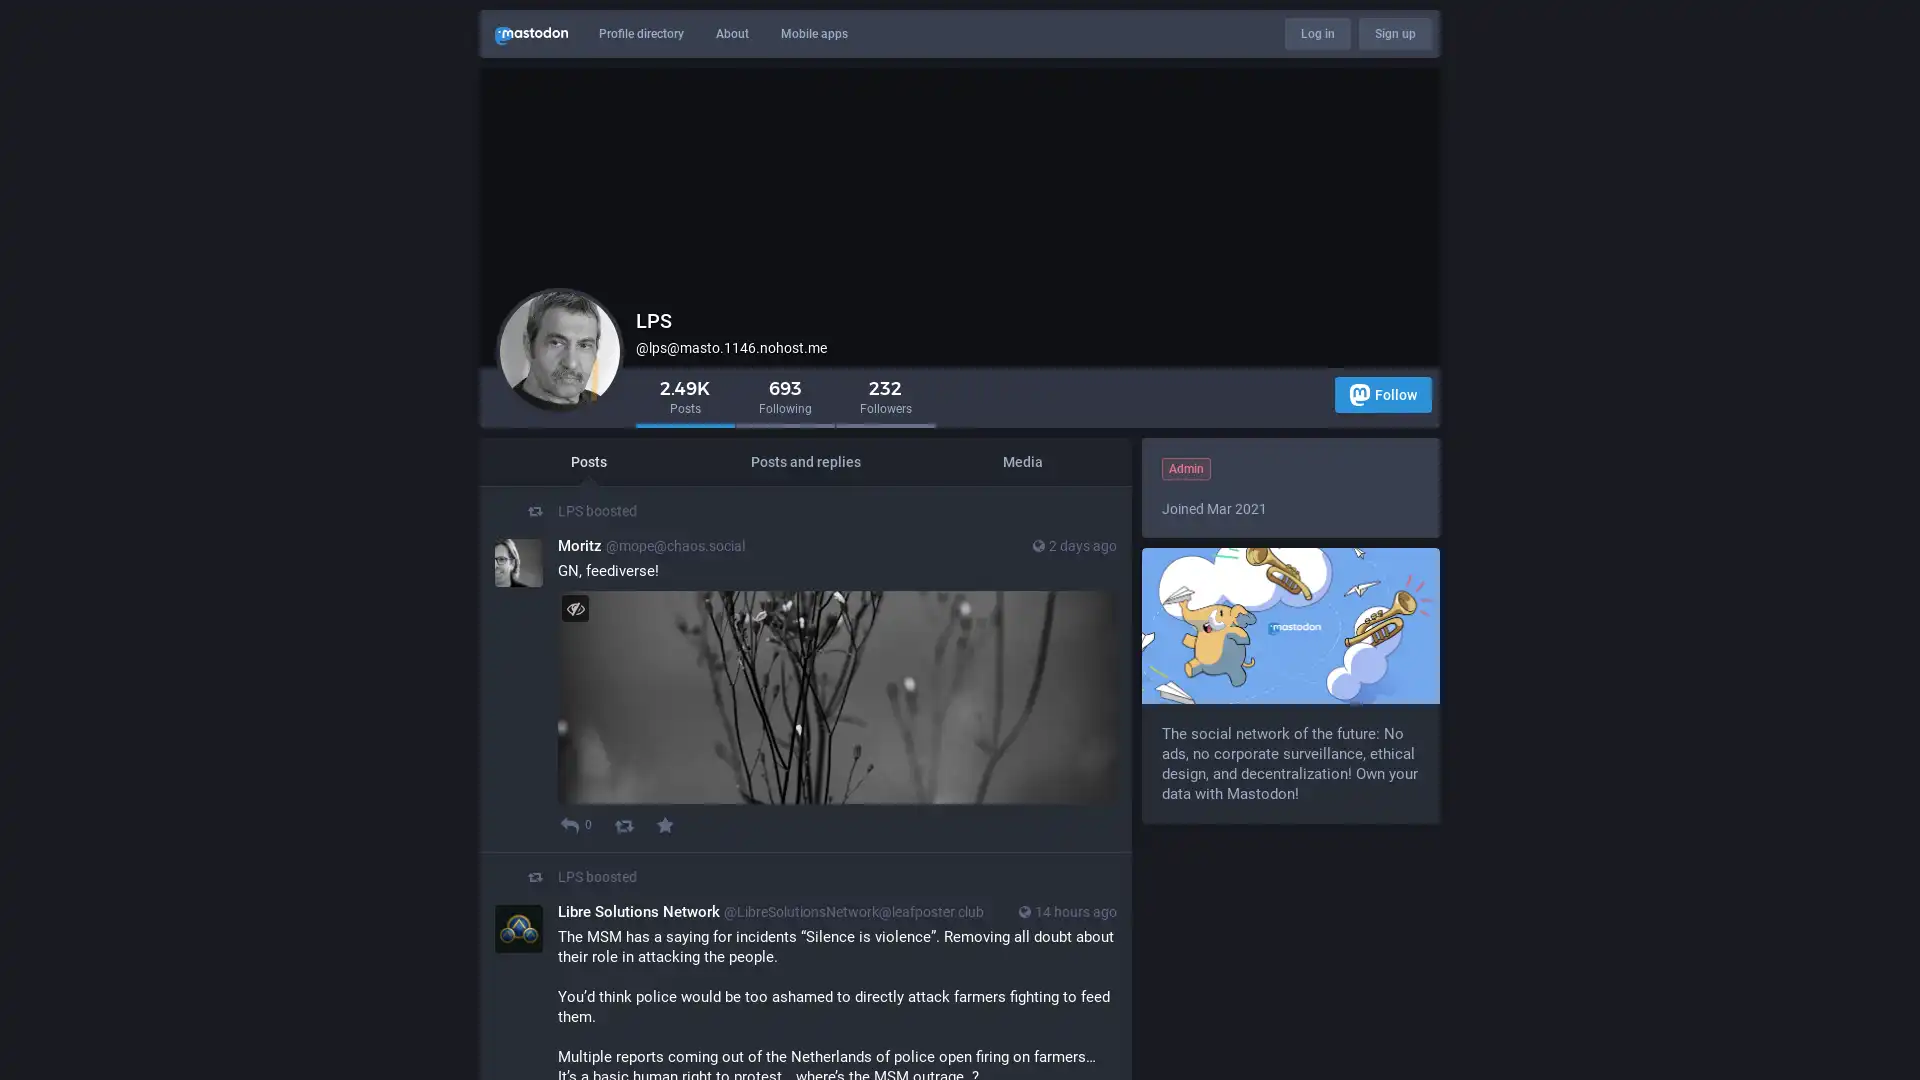 Image resolution: width=1920 pixels, height=1080 pixels. What do you see at coordinates (574, 607) in the screenshot?
I see `Hide image` at bounding box center [574, 607].